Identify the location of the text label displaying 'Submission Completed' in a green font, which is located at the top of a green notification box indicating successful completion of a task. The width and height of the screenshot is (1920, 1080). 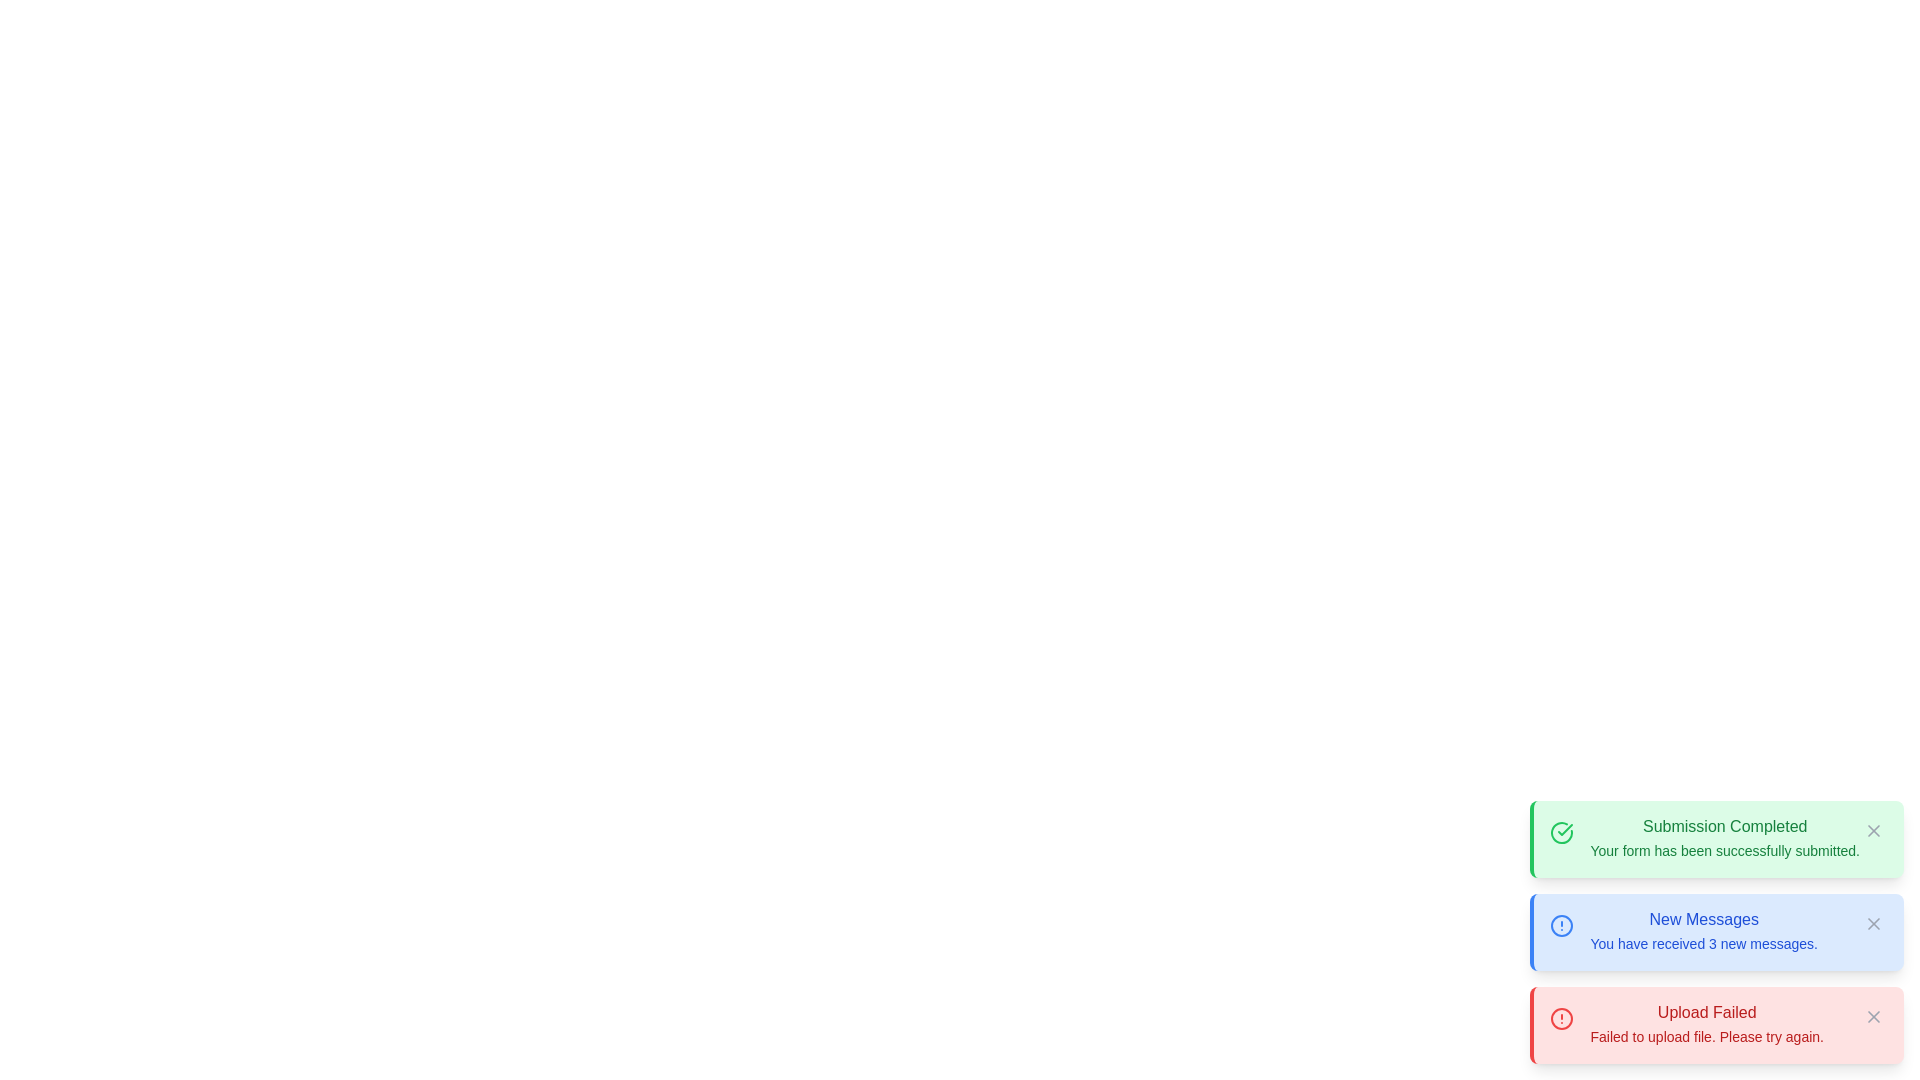
(1724, 826).